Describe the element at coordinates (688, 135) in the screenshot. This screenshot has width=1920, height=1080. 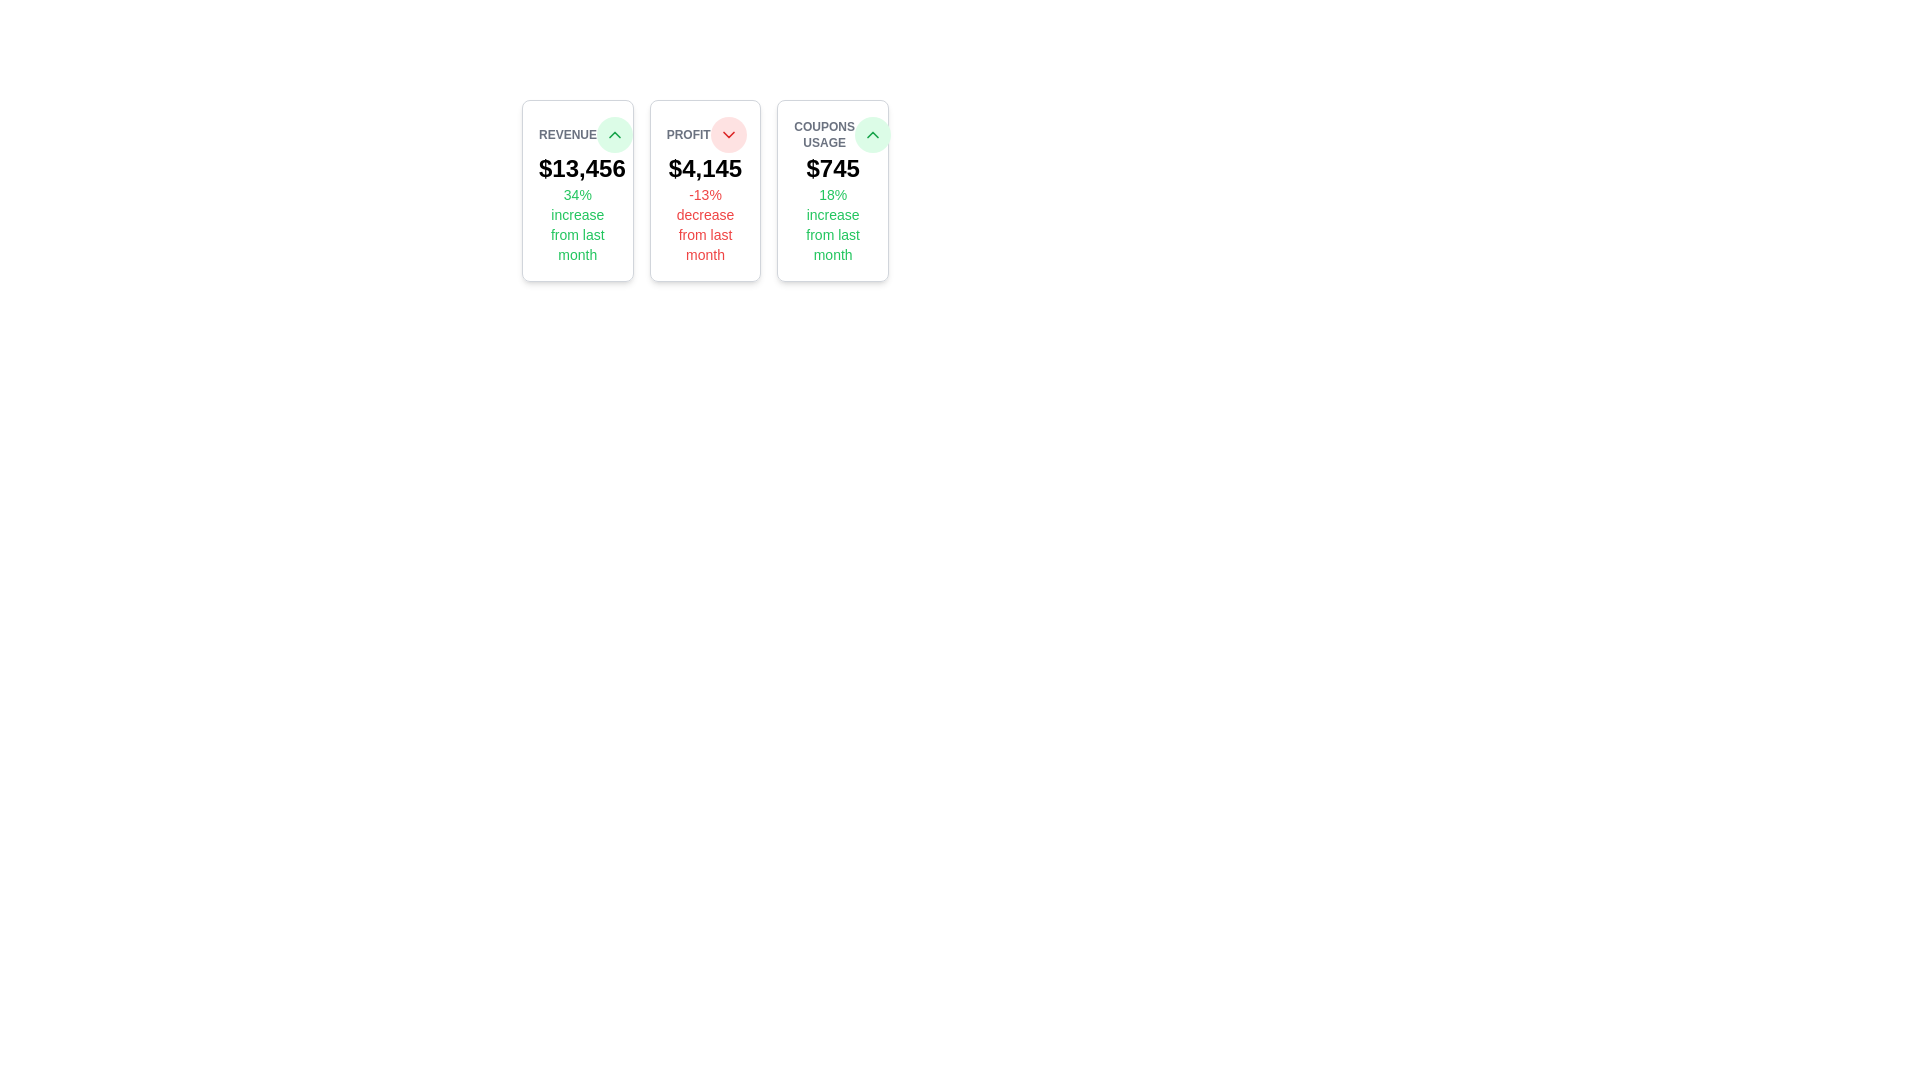
I see `the text label indicating profit-related data located at the top of the second card in a row of three cards, which precedes a red icon and a downward-facing arrow graphic` at that location.